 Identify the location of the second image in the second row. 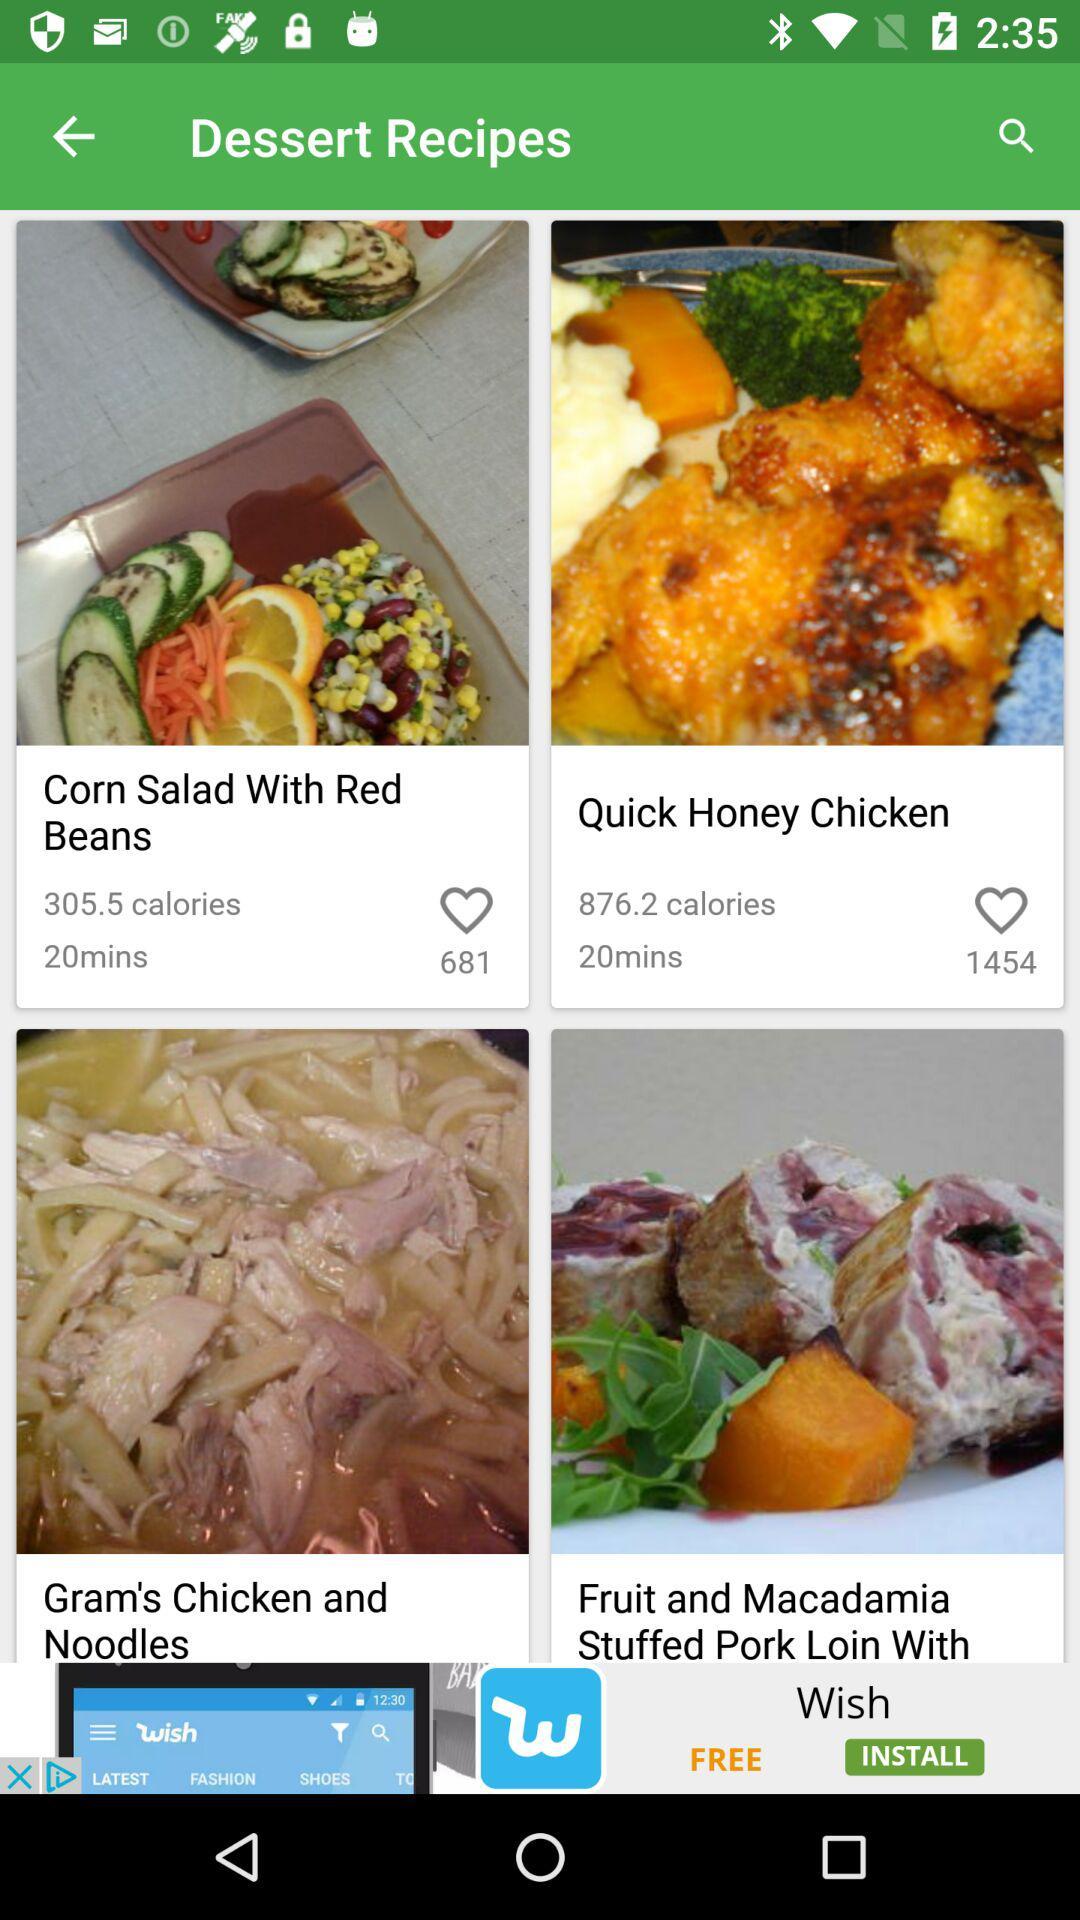
(806, 1291).